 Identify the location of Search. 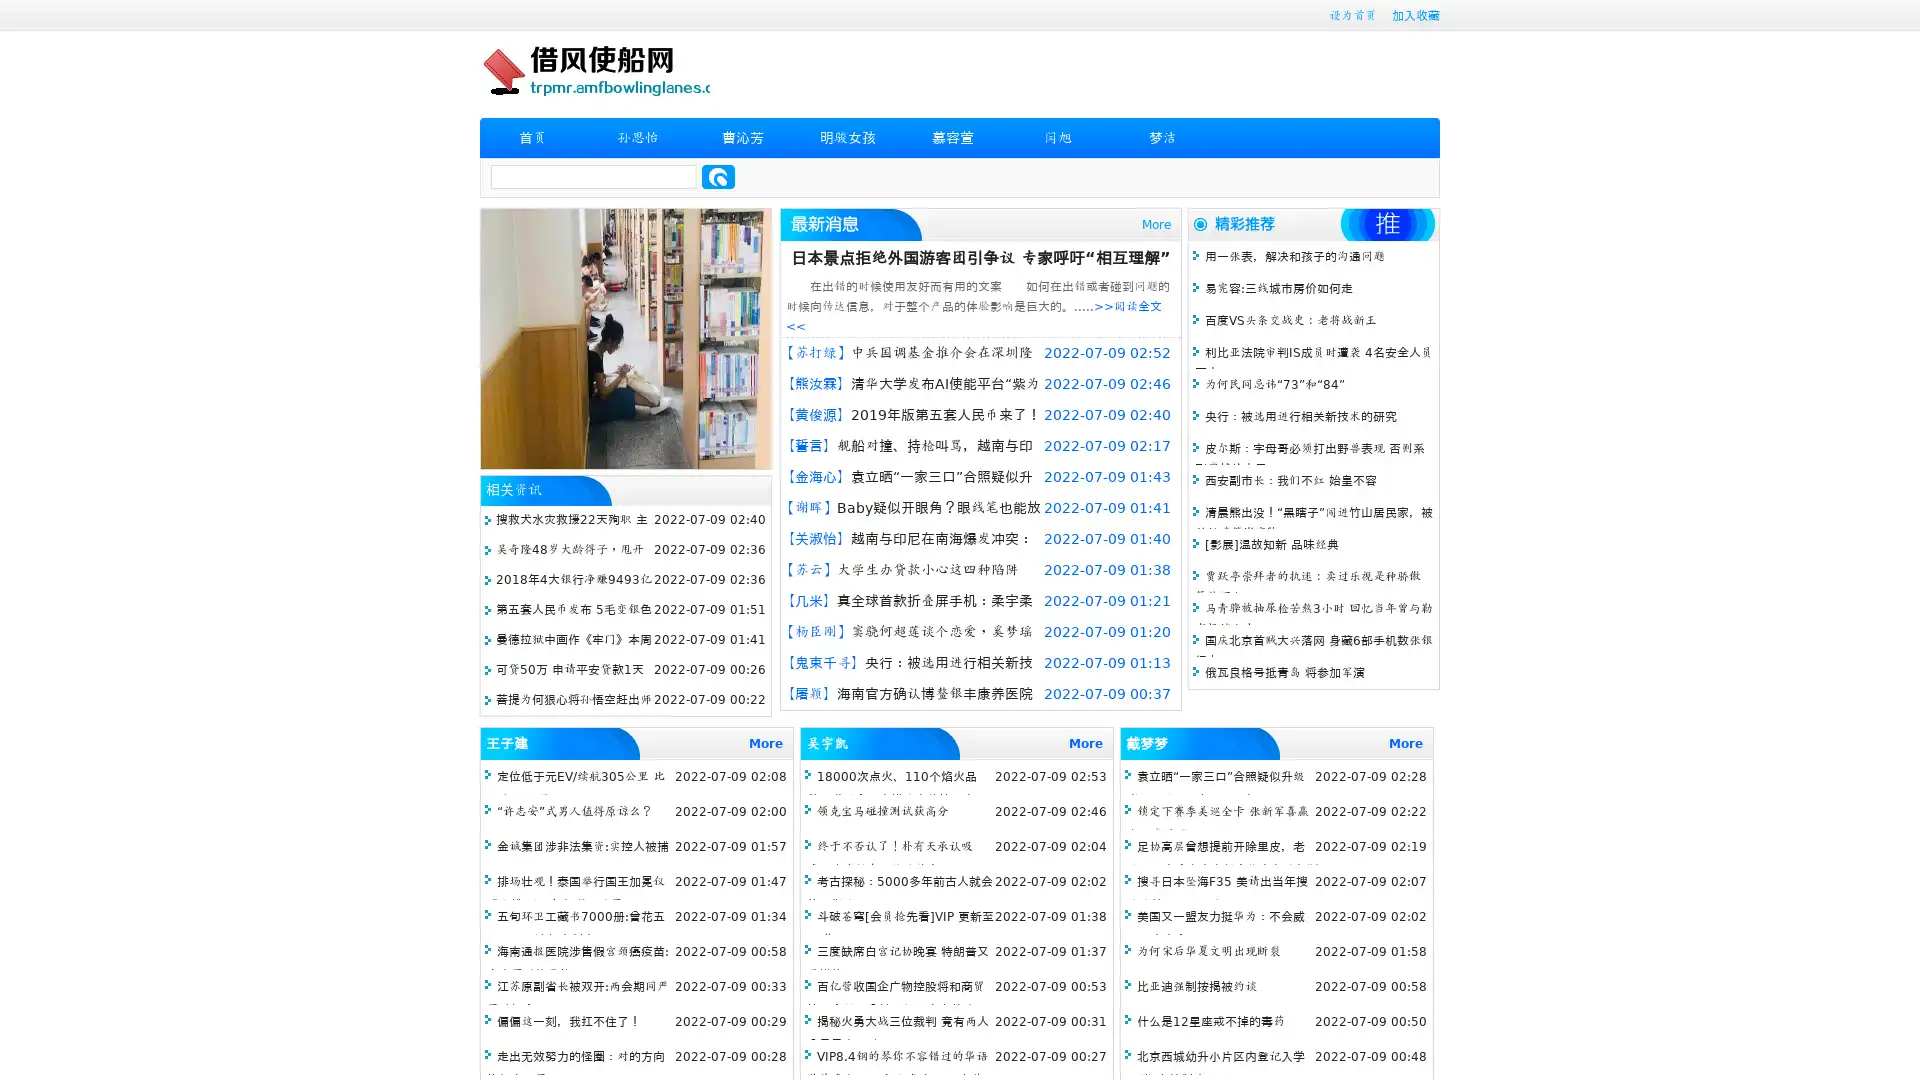
(718, 176).